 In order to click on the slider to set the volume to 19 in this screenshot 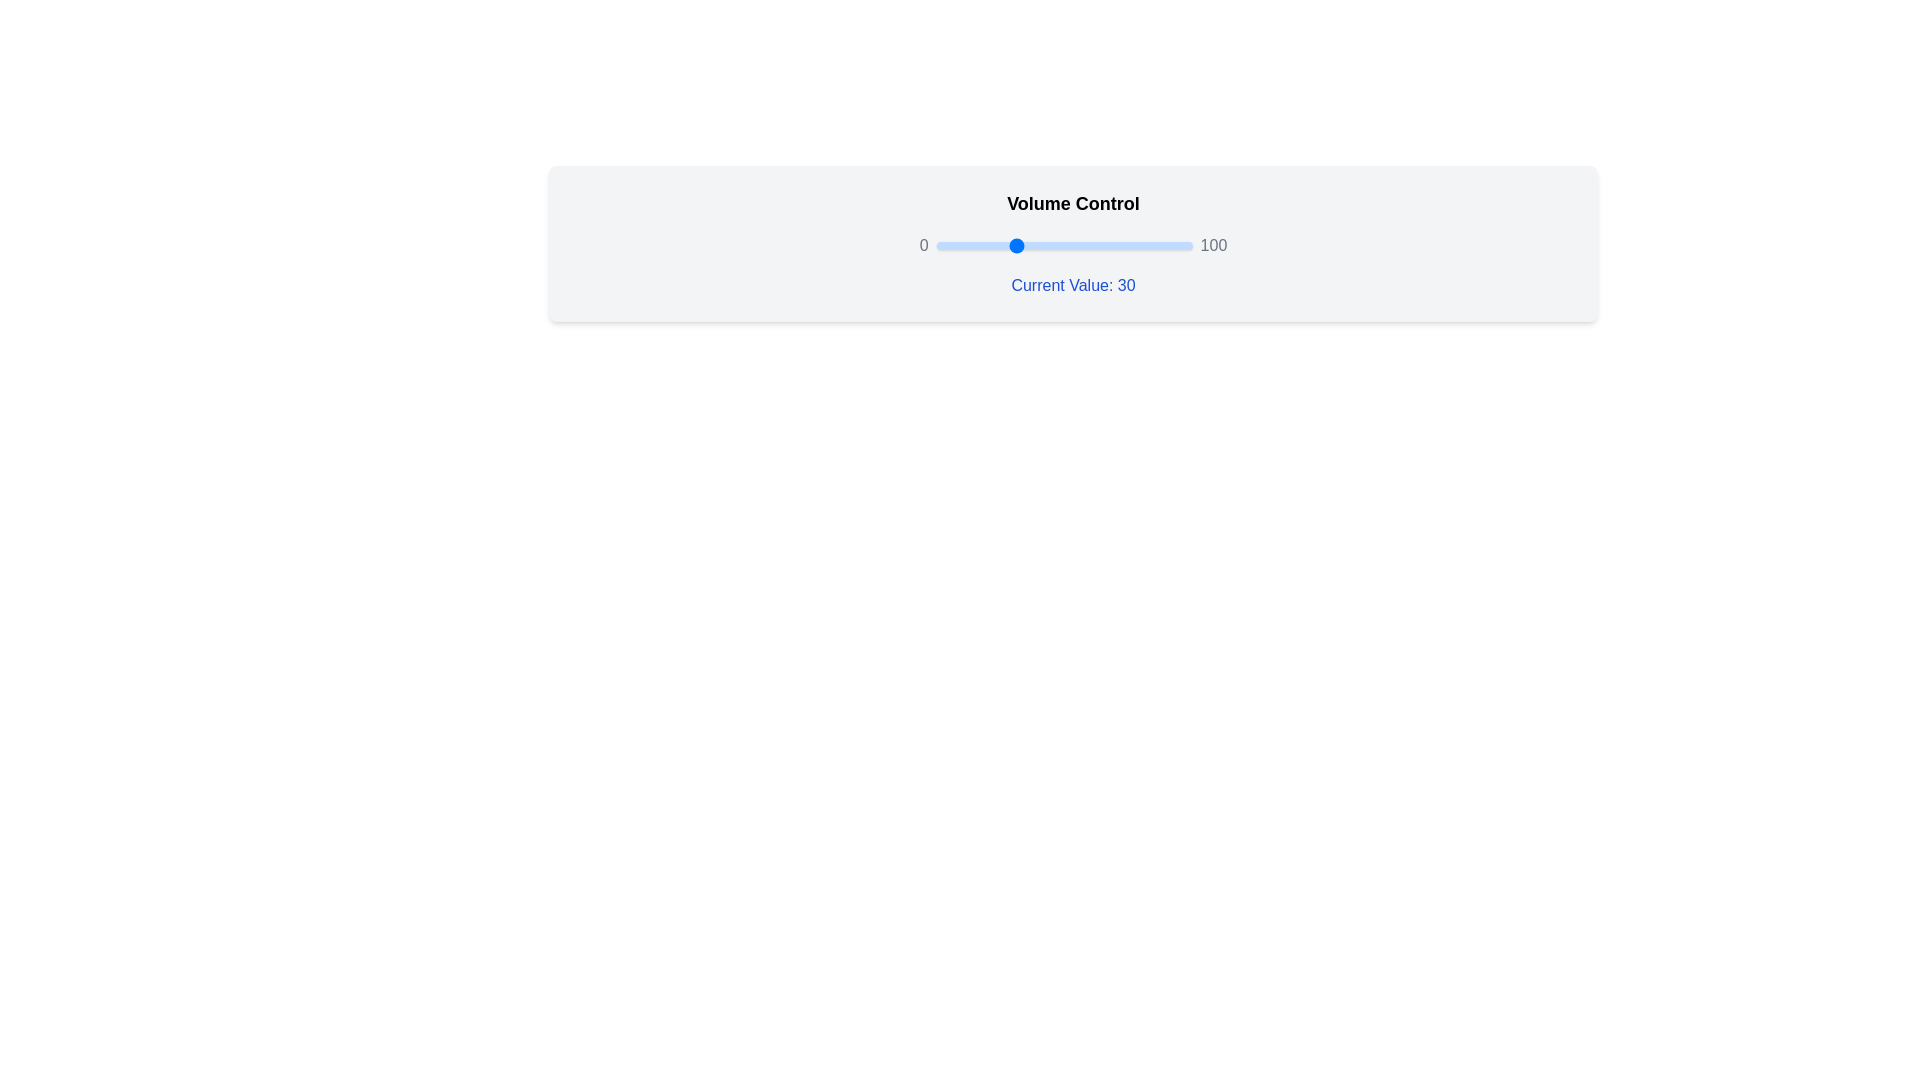, I will do `click(985, 245)`.